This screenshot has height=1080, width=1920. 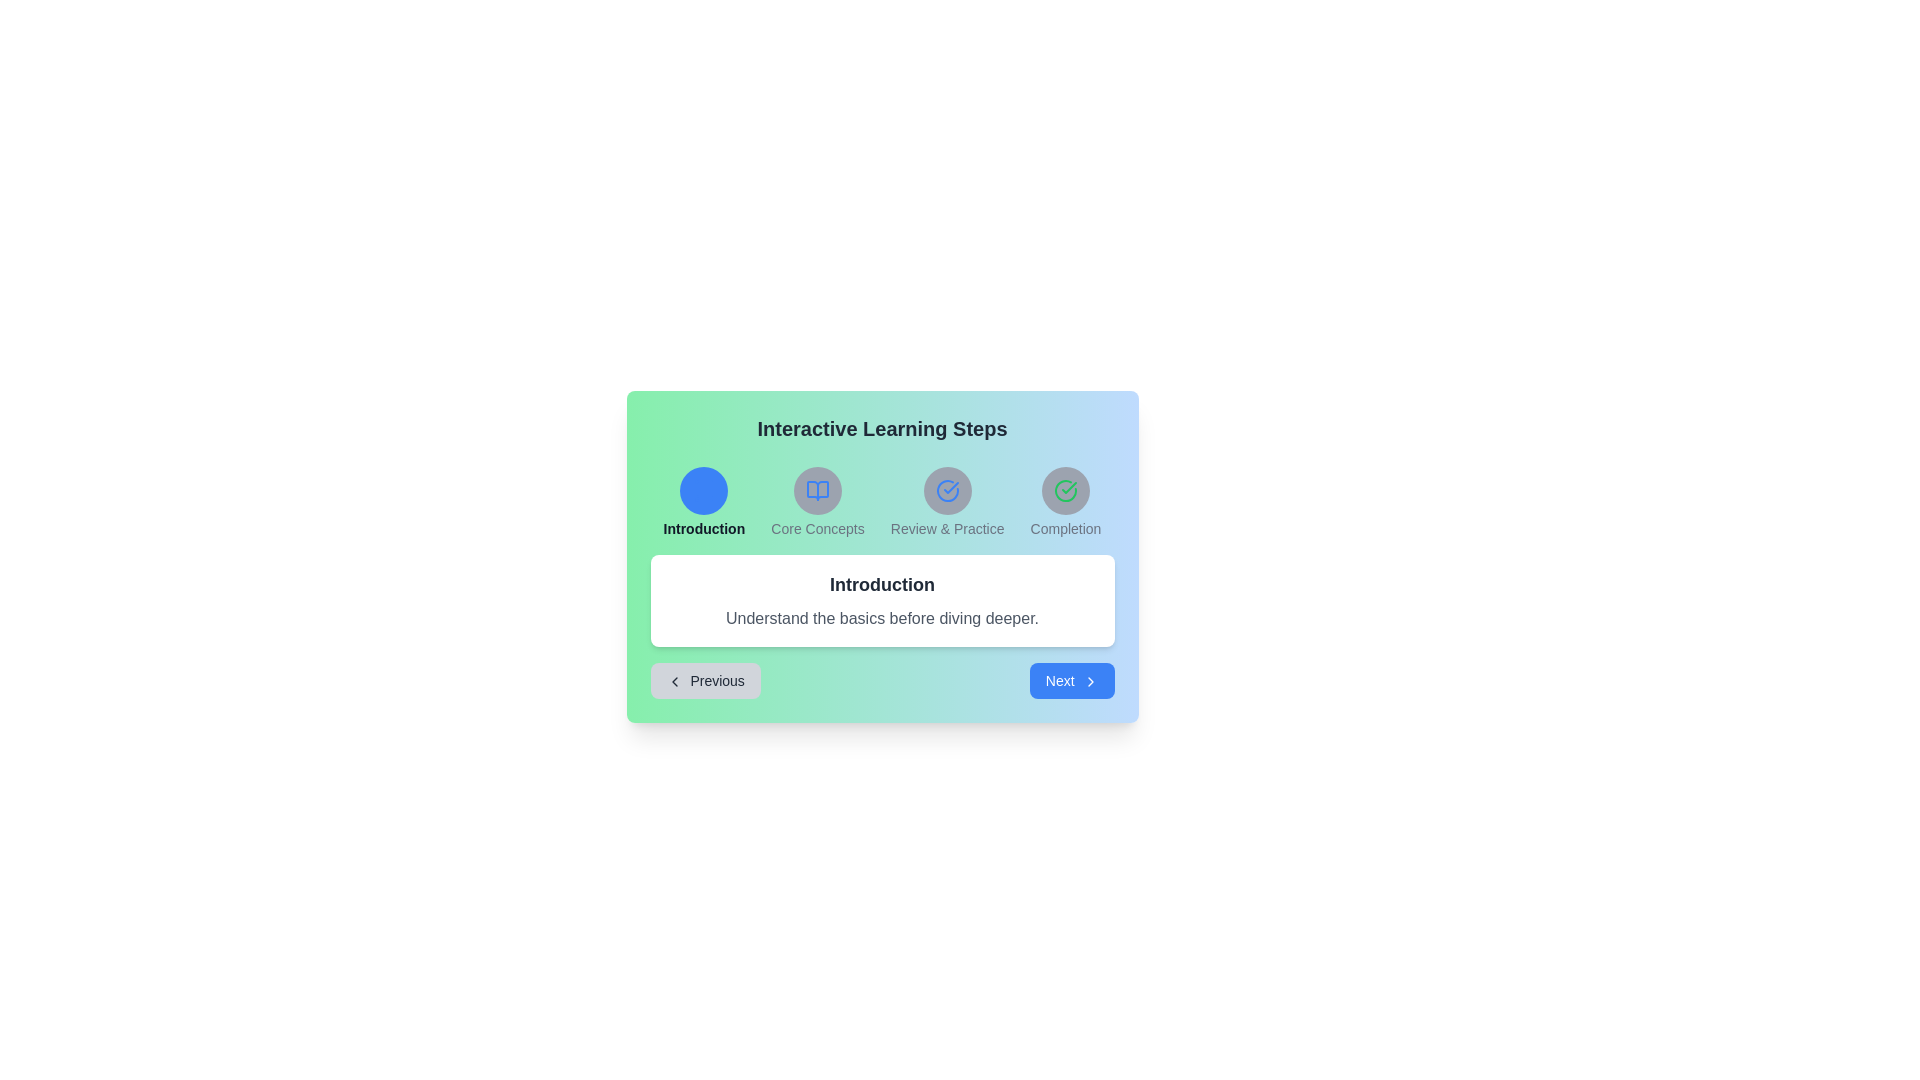 I want to click on the Decorative Indicator that signifies the 'Completion' phase, located to the right of the 'Review & Practice' button and above the text 'Completion', so click(x=1064, y=490).